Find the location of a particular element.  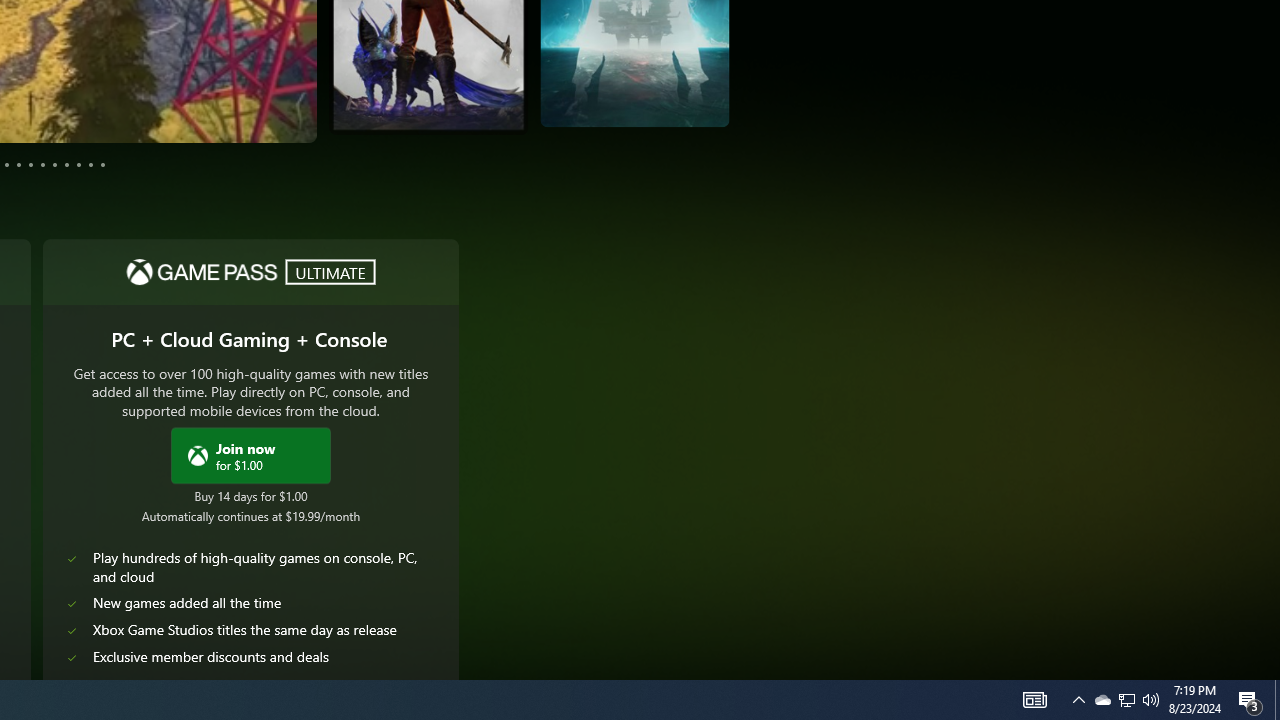

'Page 6' is located at coordinates (31, 163).